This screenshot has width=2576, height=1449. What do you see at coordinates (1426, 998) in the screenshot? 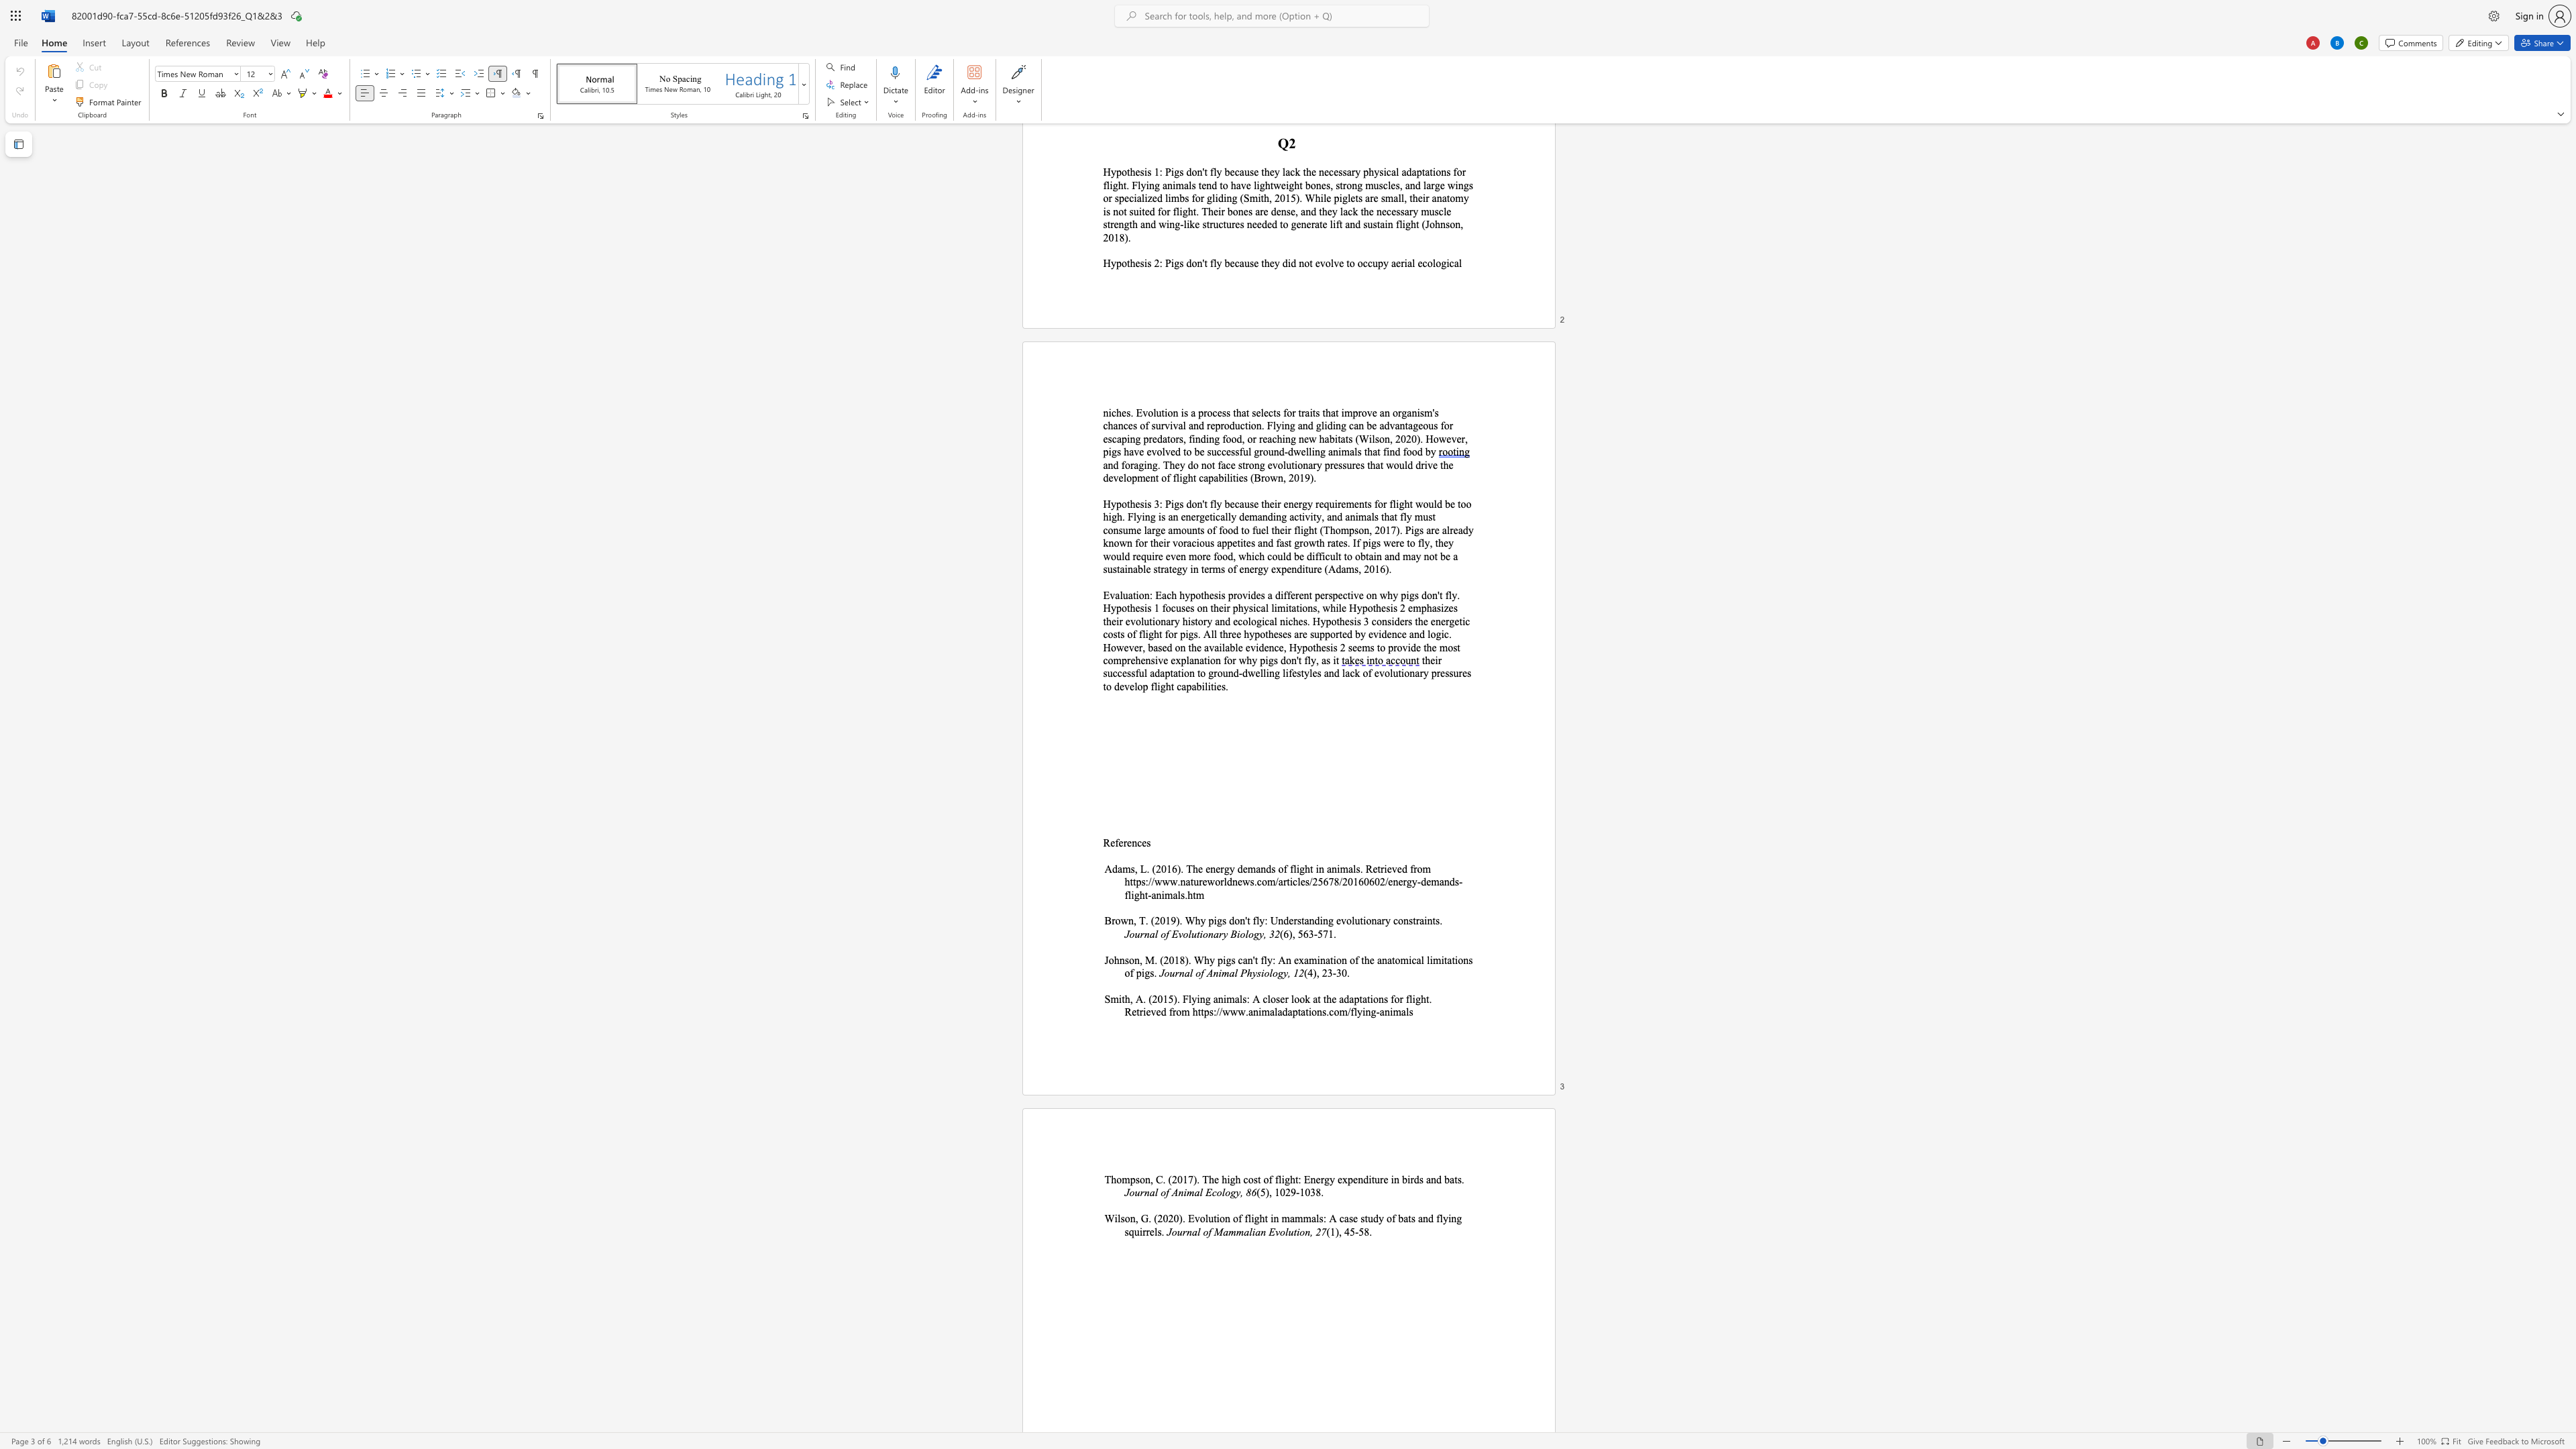
I see `the space between the continuous character "h" and "t" in the text` at bounding box center [1426, 998].